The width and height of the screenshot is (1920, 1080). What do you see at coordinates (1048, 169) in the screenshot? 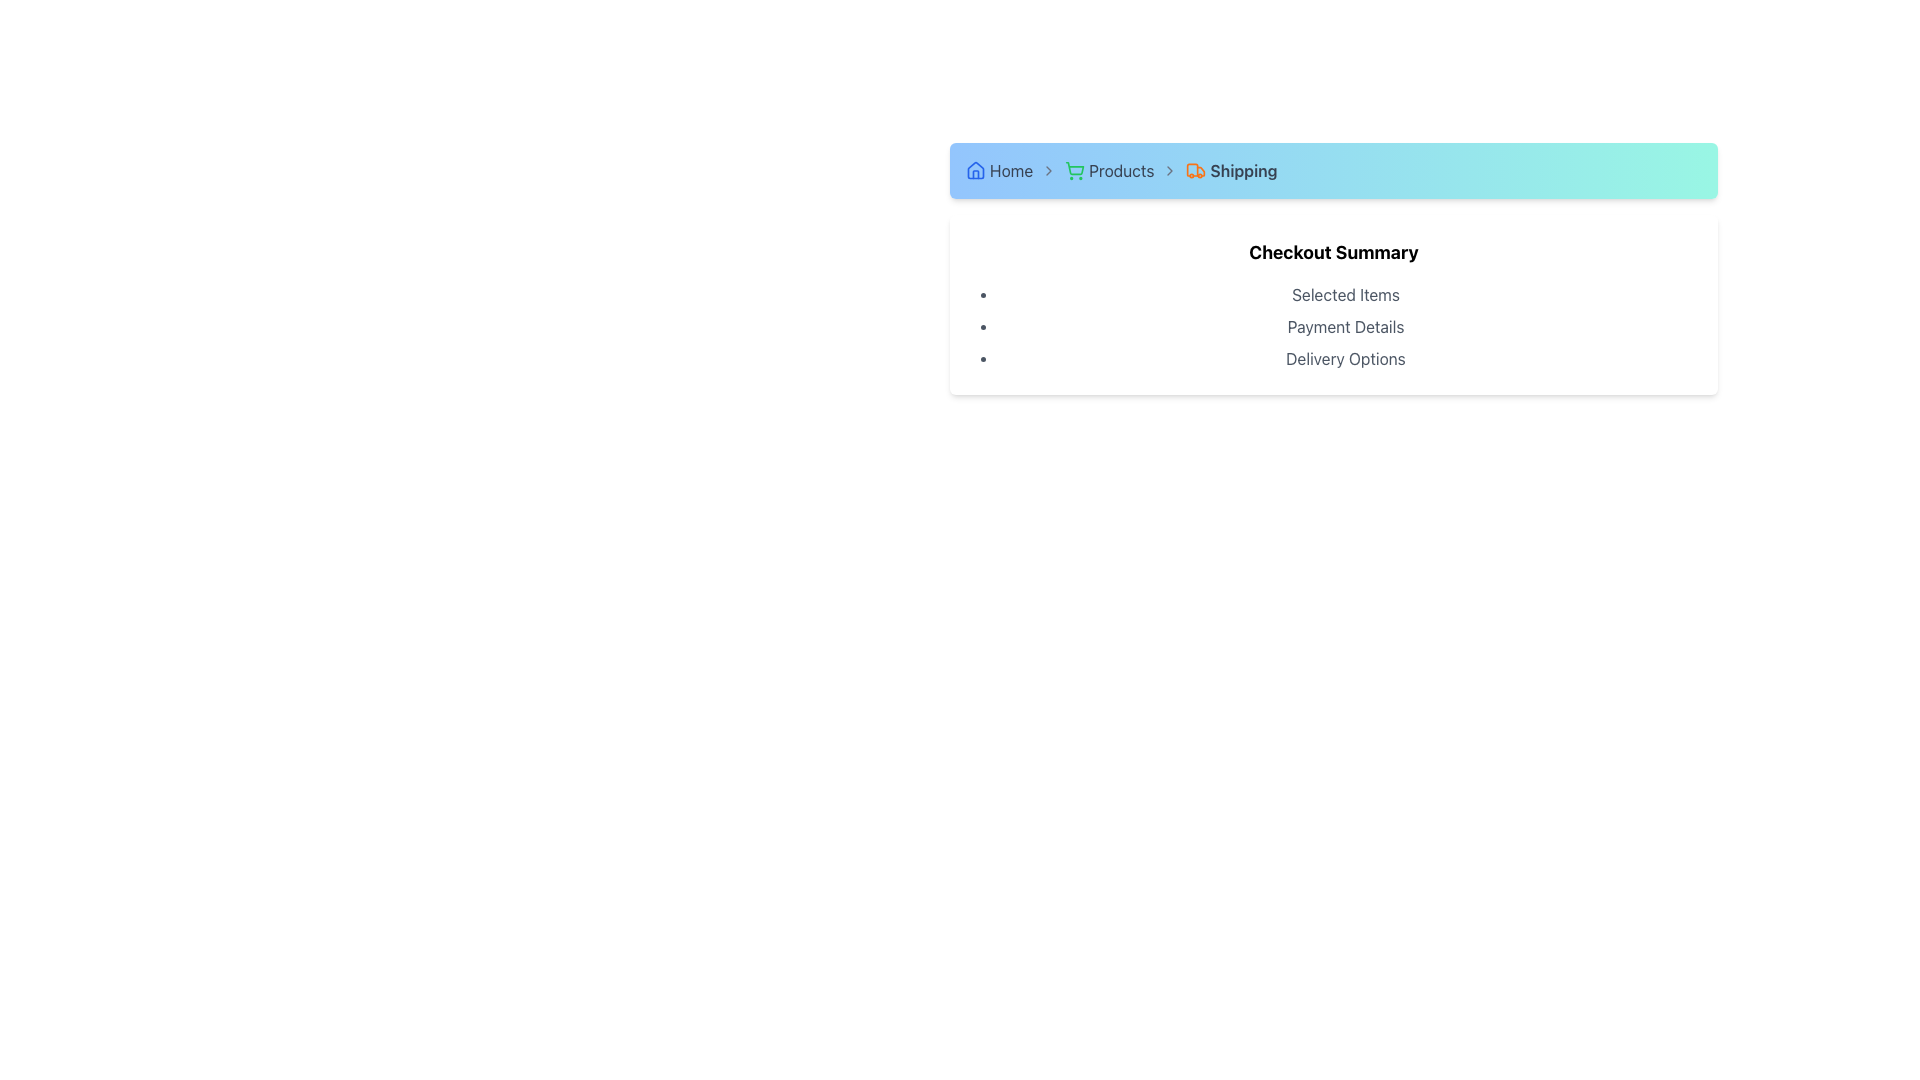
I see `the right-pointing chevron arrow icon in the breadcrumb navigation bar, located between the 'Home' and 'Products' links` at bounding box center [1048, 169].